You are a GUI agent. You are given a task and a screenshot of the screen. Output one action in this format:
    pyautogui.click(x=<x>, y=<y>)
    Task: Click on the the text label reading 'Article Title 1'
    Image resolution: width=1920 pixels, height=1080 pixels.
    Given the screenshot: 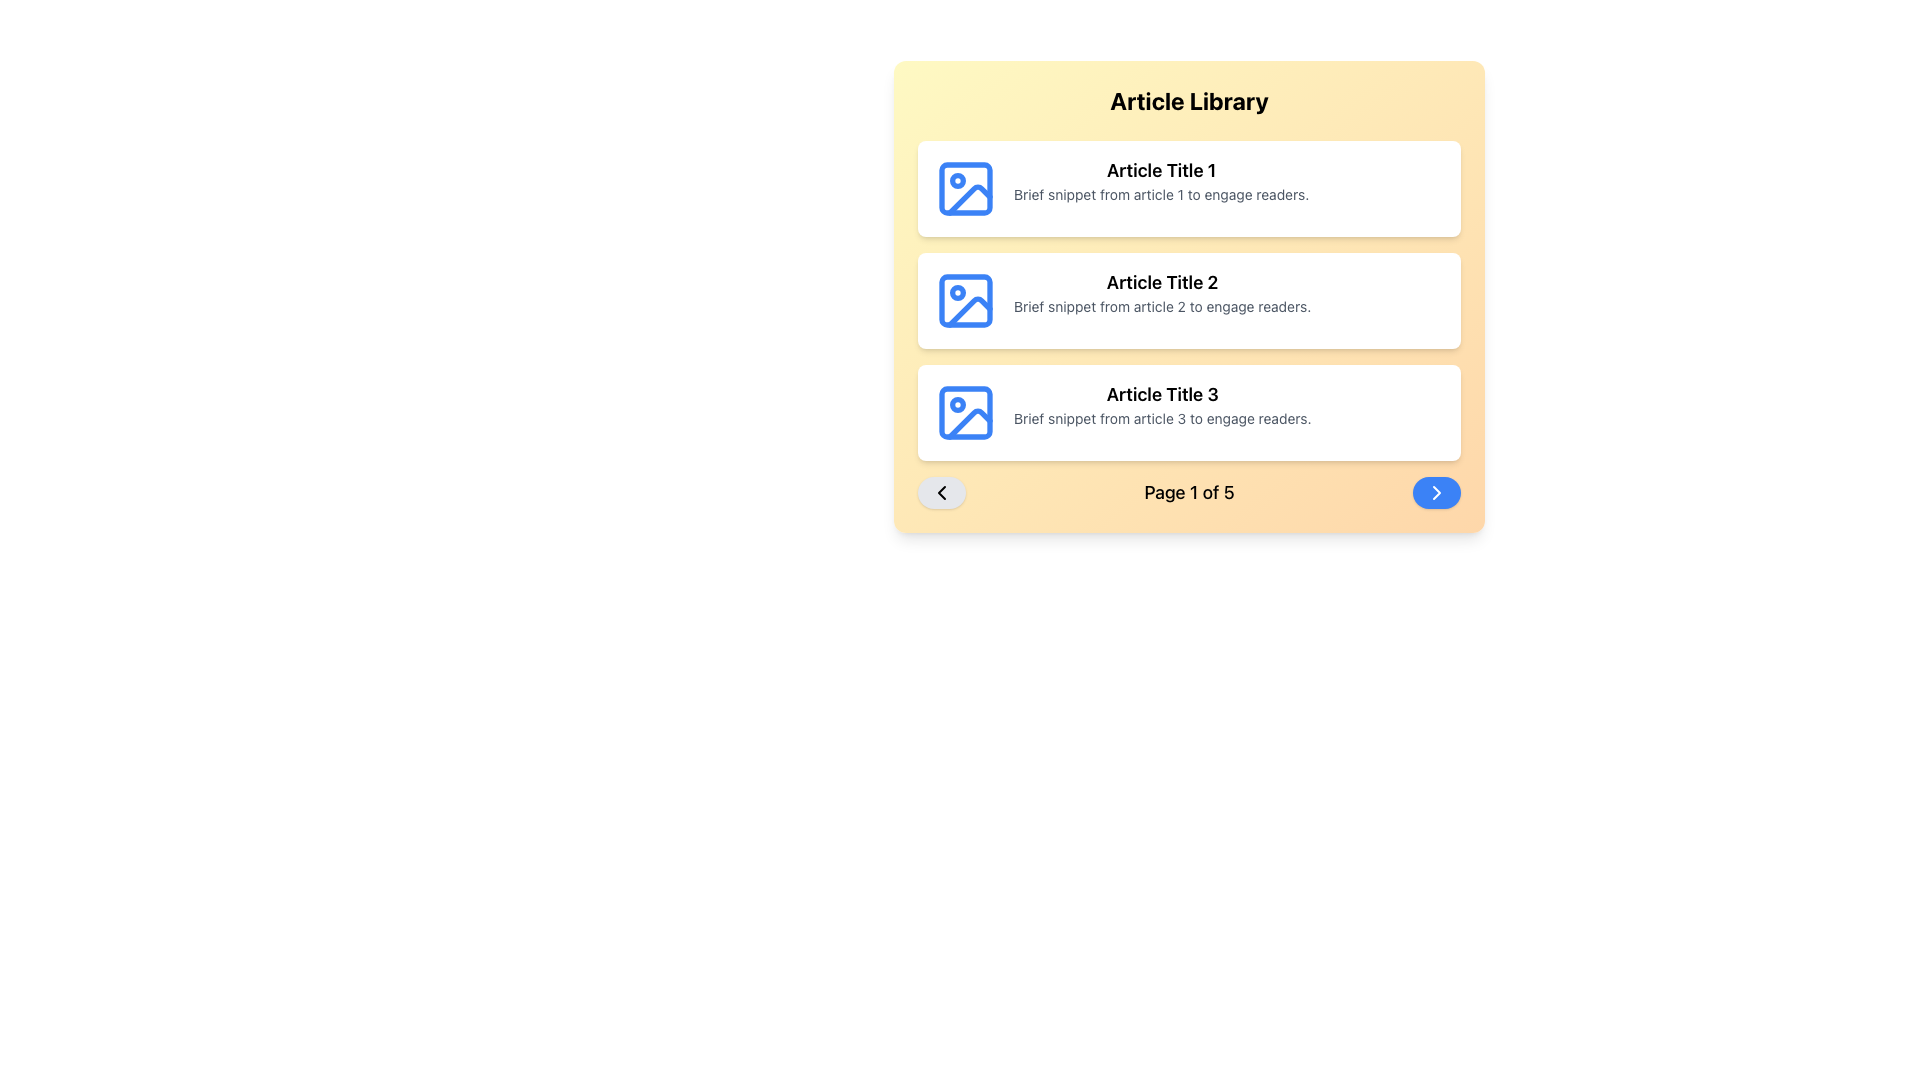 What is the action you would take?
    pyautogui.click(x=1161, y=169)
    